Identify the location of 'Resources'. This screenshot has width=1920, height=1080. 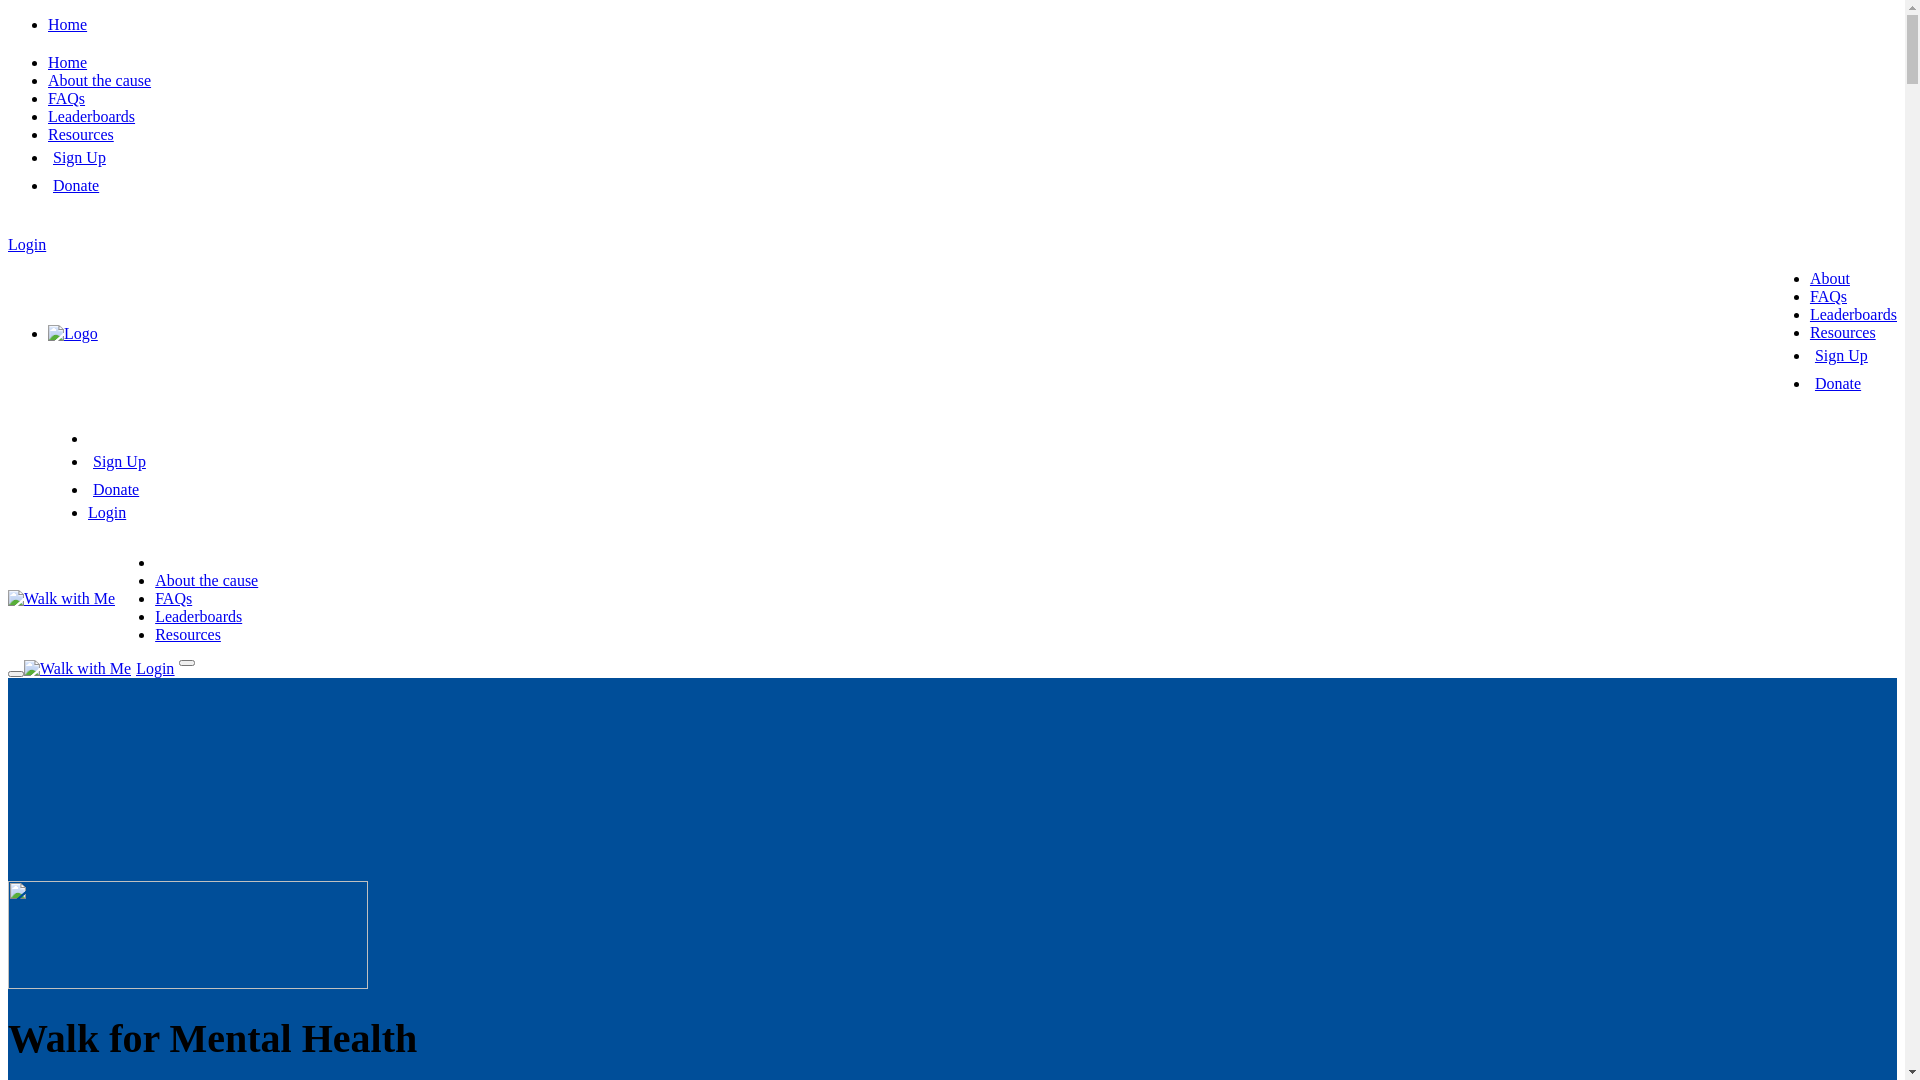
(80, 134).